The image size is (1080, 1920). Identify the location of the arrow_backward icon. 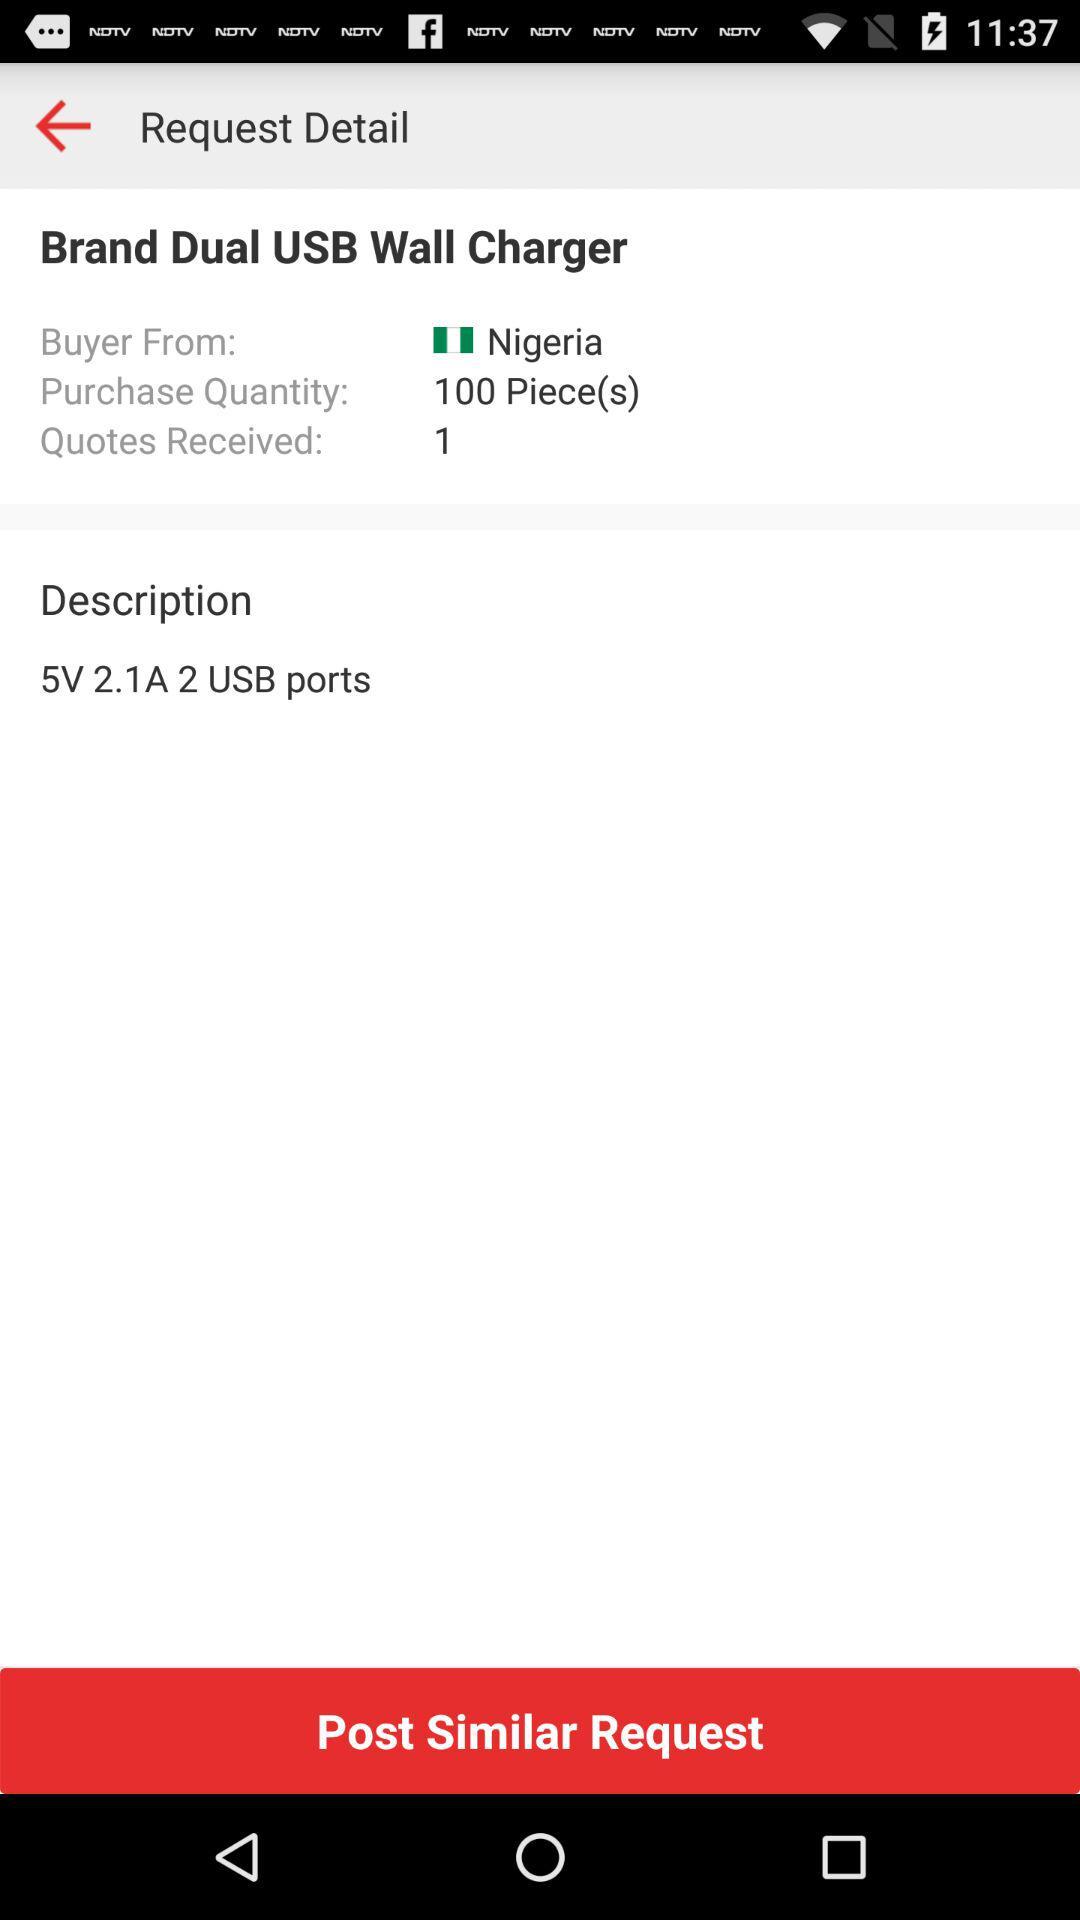
(61, 133).